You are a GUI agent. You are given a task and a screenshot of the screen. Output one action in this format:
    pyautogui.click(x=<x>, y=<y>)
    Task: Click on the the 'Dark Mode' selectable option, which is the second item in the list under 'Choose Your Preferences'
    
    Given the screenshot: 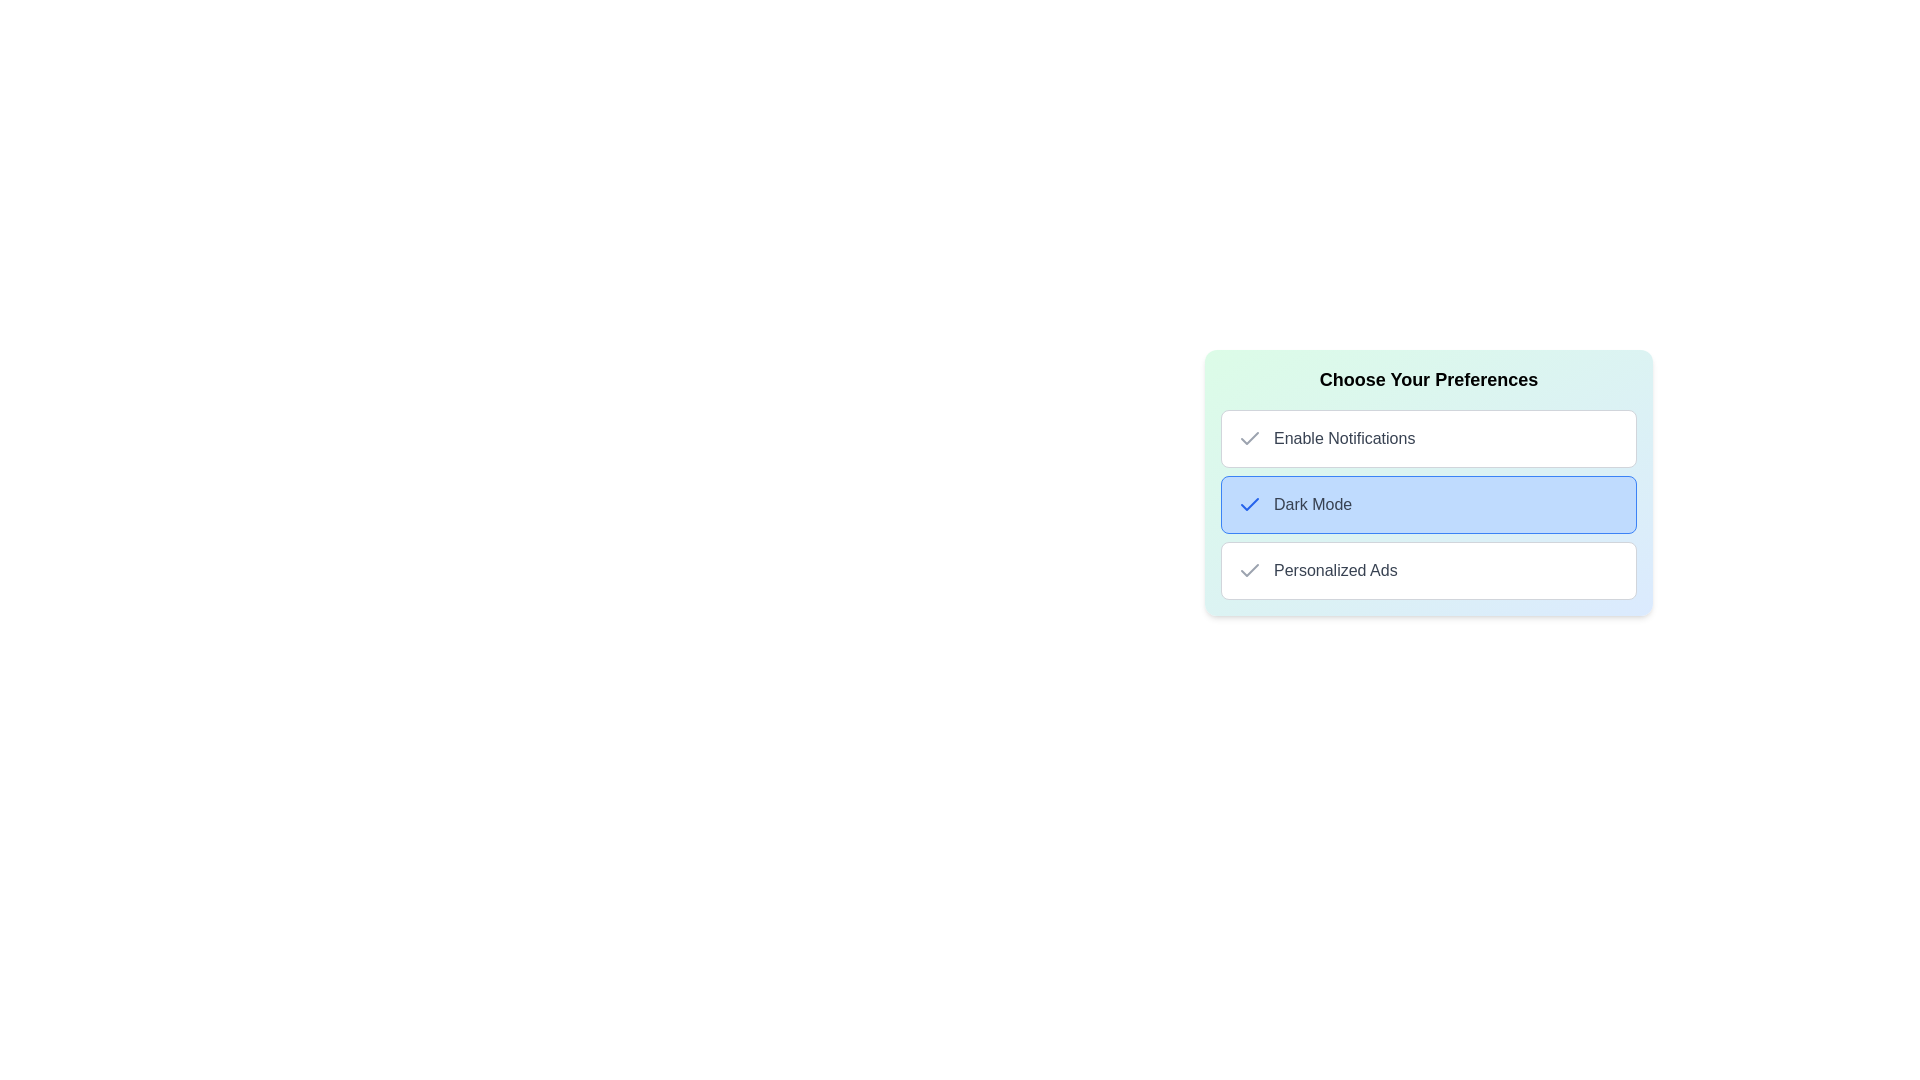 What is the action you would take?
    pyautogui.click(x=1428, y=512)
    